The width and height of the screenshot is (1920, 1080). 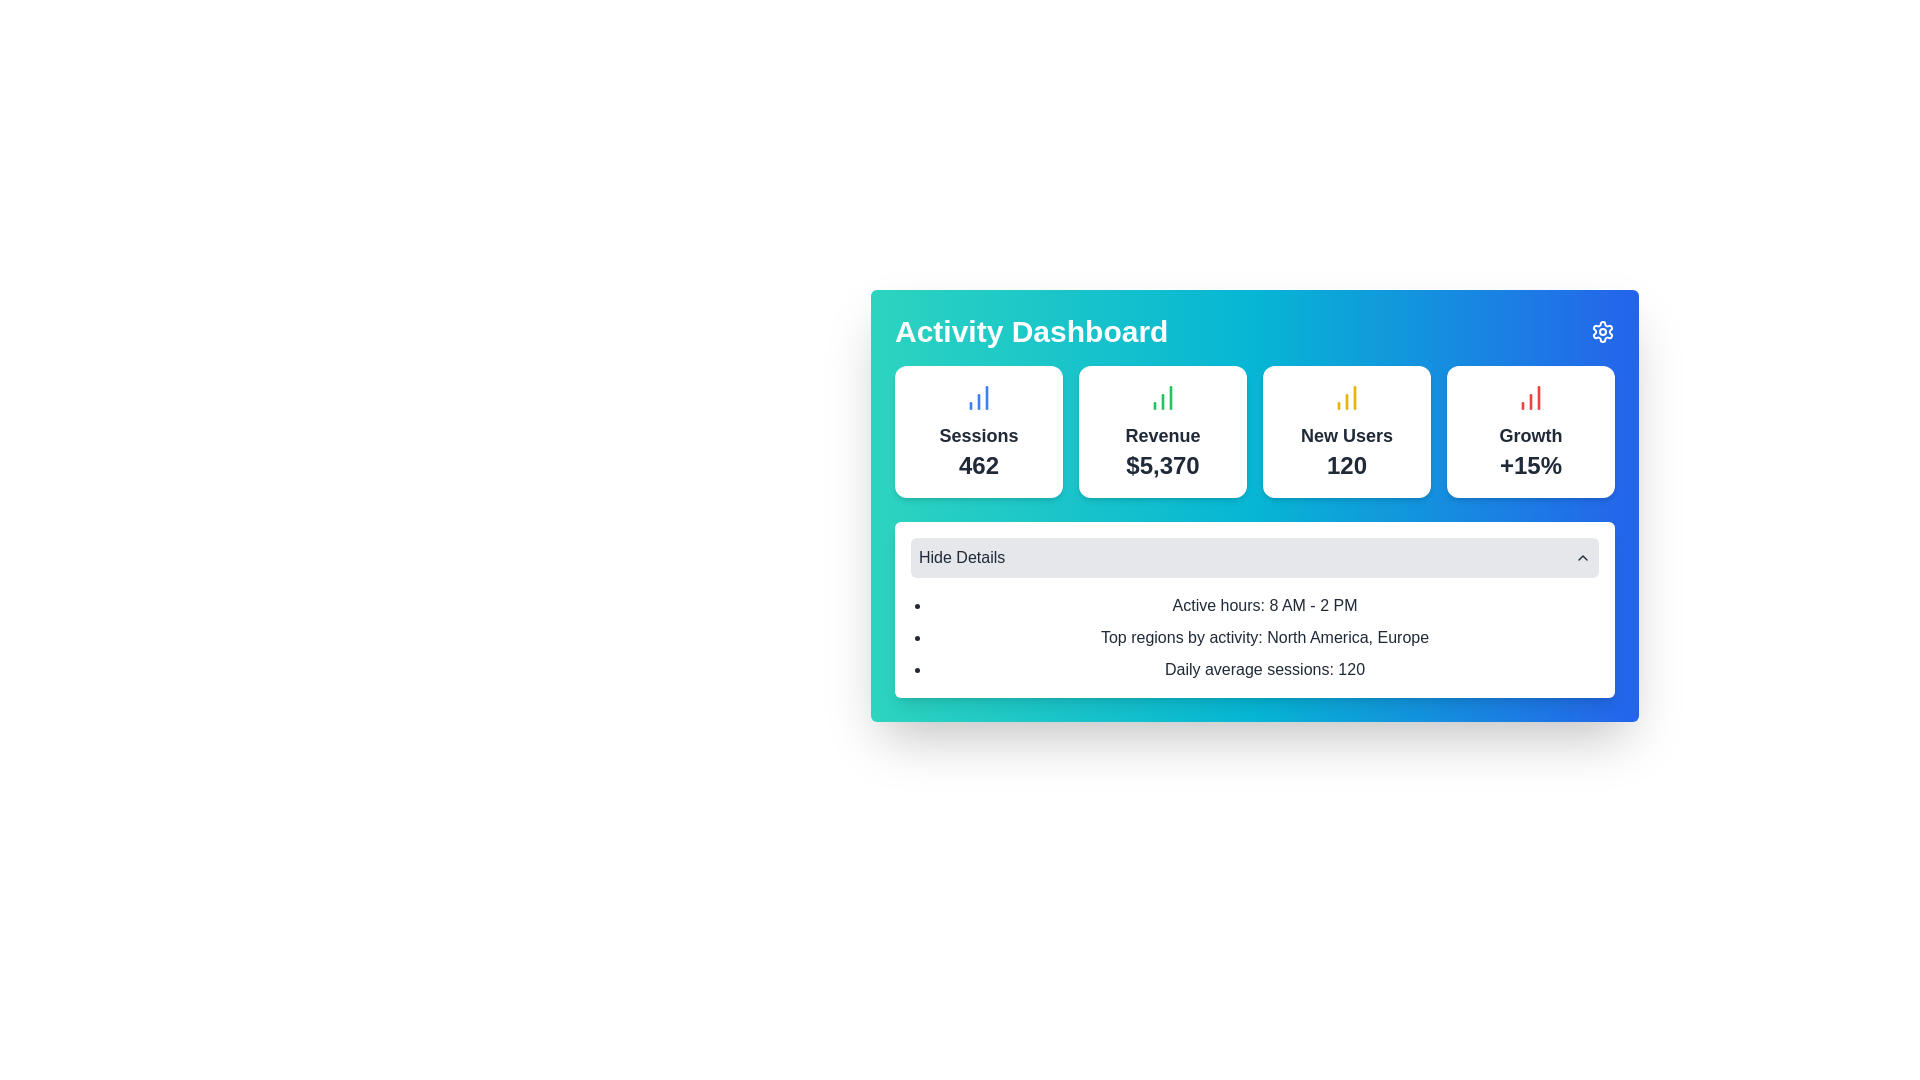 What do you see at coordinates (1582, 558) in the screenshot?
I see `the chevron icon located to the right edge of the 'Hide Details' button` at bounding box center [1582, 558].